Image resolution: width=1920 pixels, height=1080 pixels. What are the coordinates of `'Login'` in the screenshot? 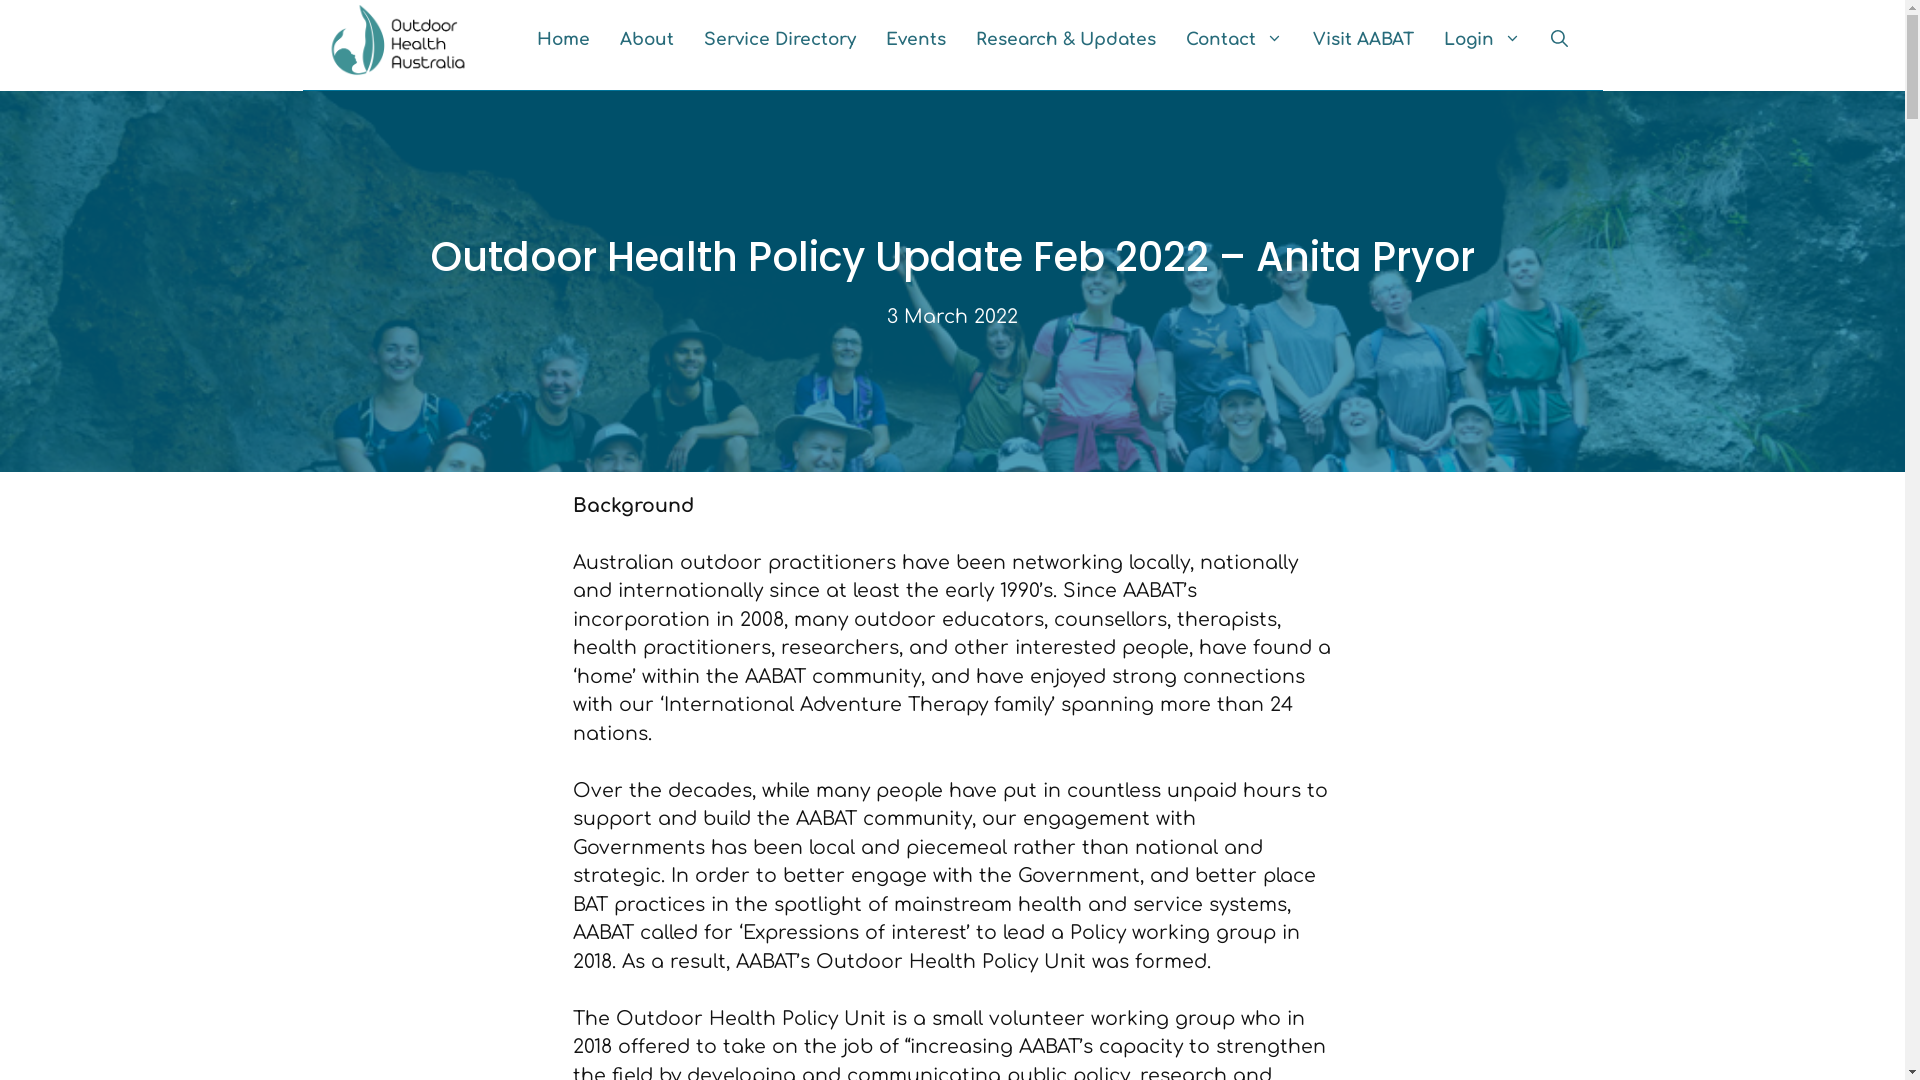 It's located at (1481, 39).